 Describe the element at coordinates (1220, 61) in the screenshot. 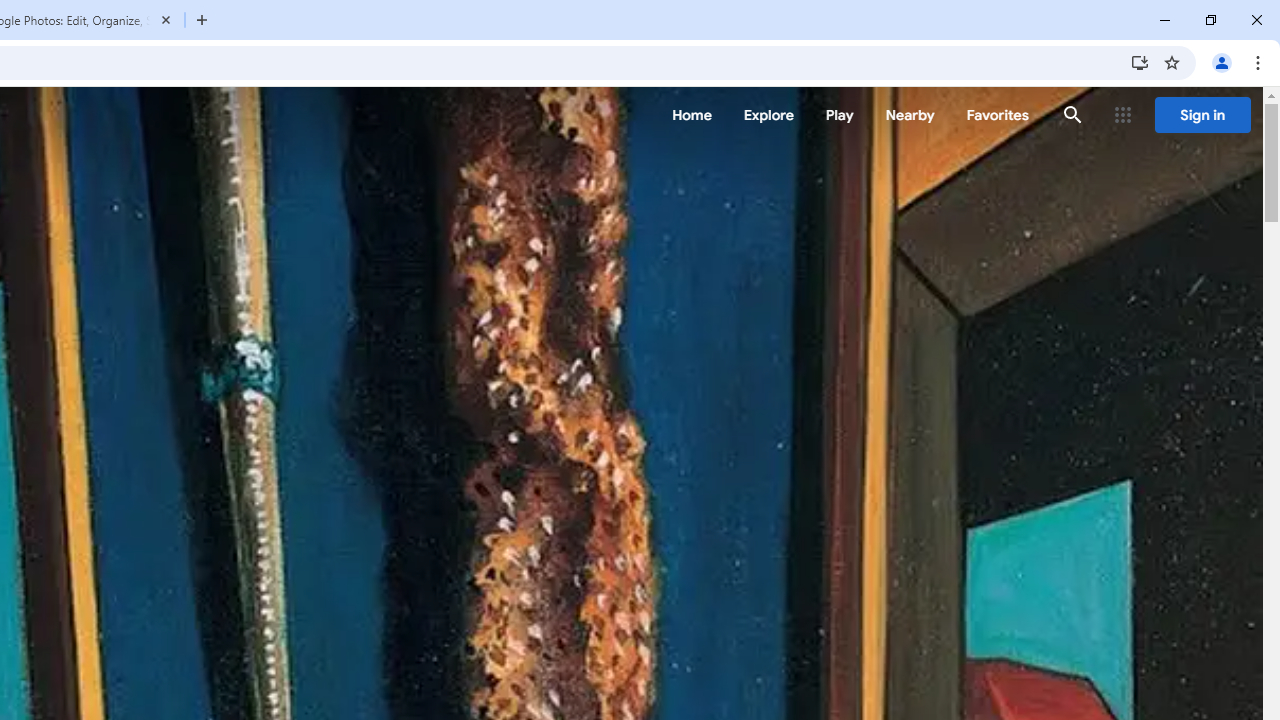

I see `'You'` at that location.